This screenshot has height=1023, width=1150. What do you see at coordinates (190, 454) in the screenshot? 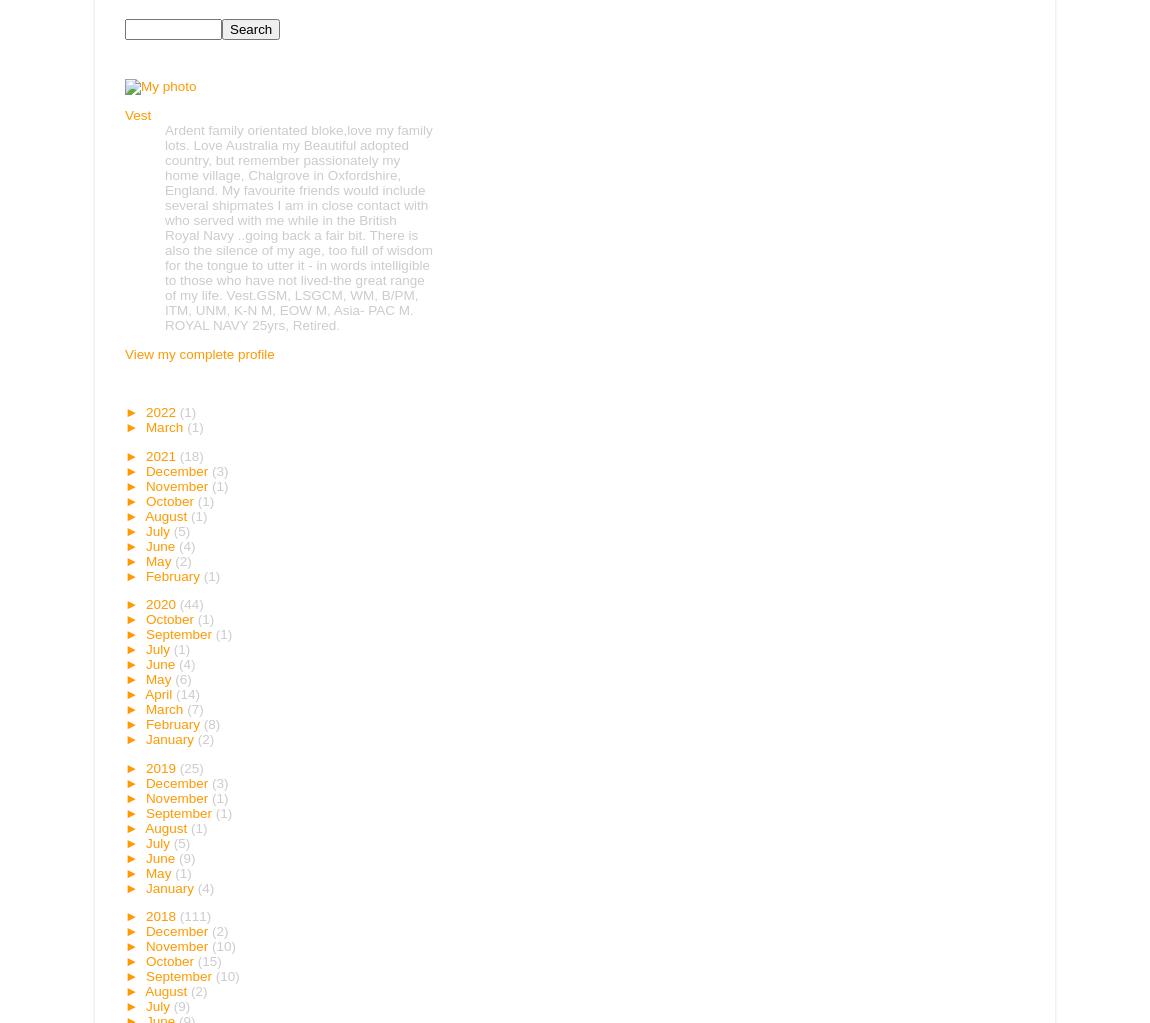
I see `'(18)'` at bounding box center [190, 454].